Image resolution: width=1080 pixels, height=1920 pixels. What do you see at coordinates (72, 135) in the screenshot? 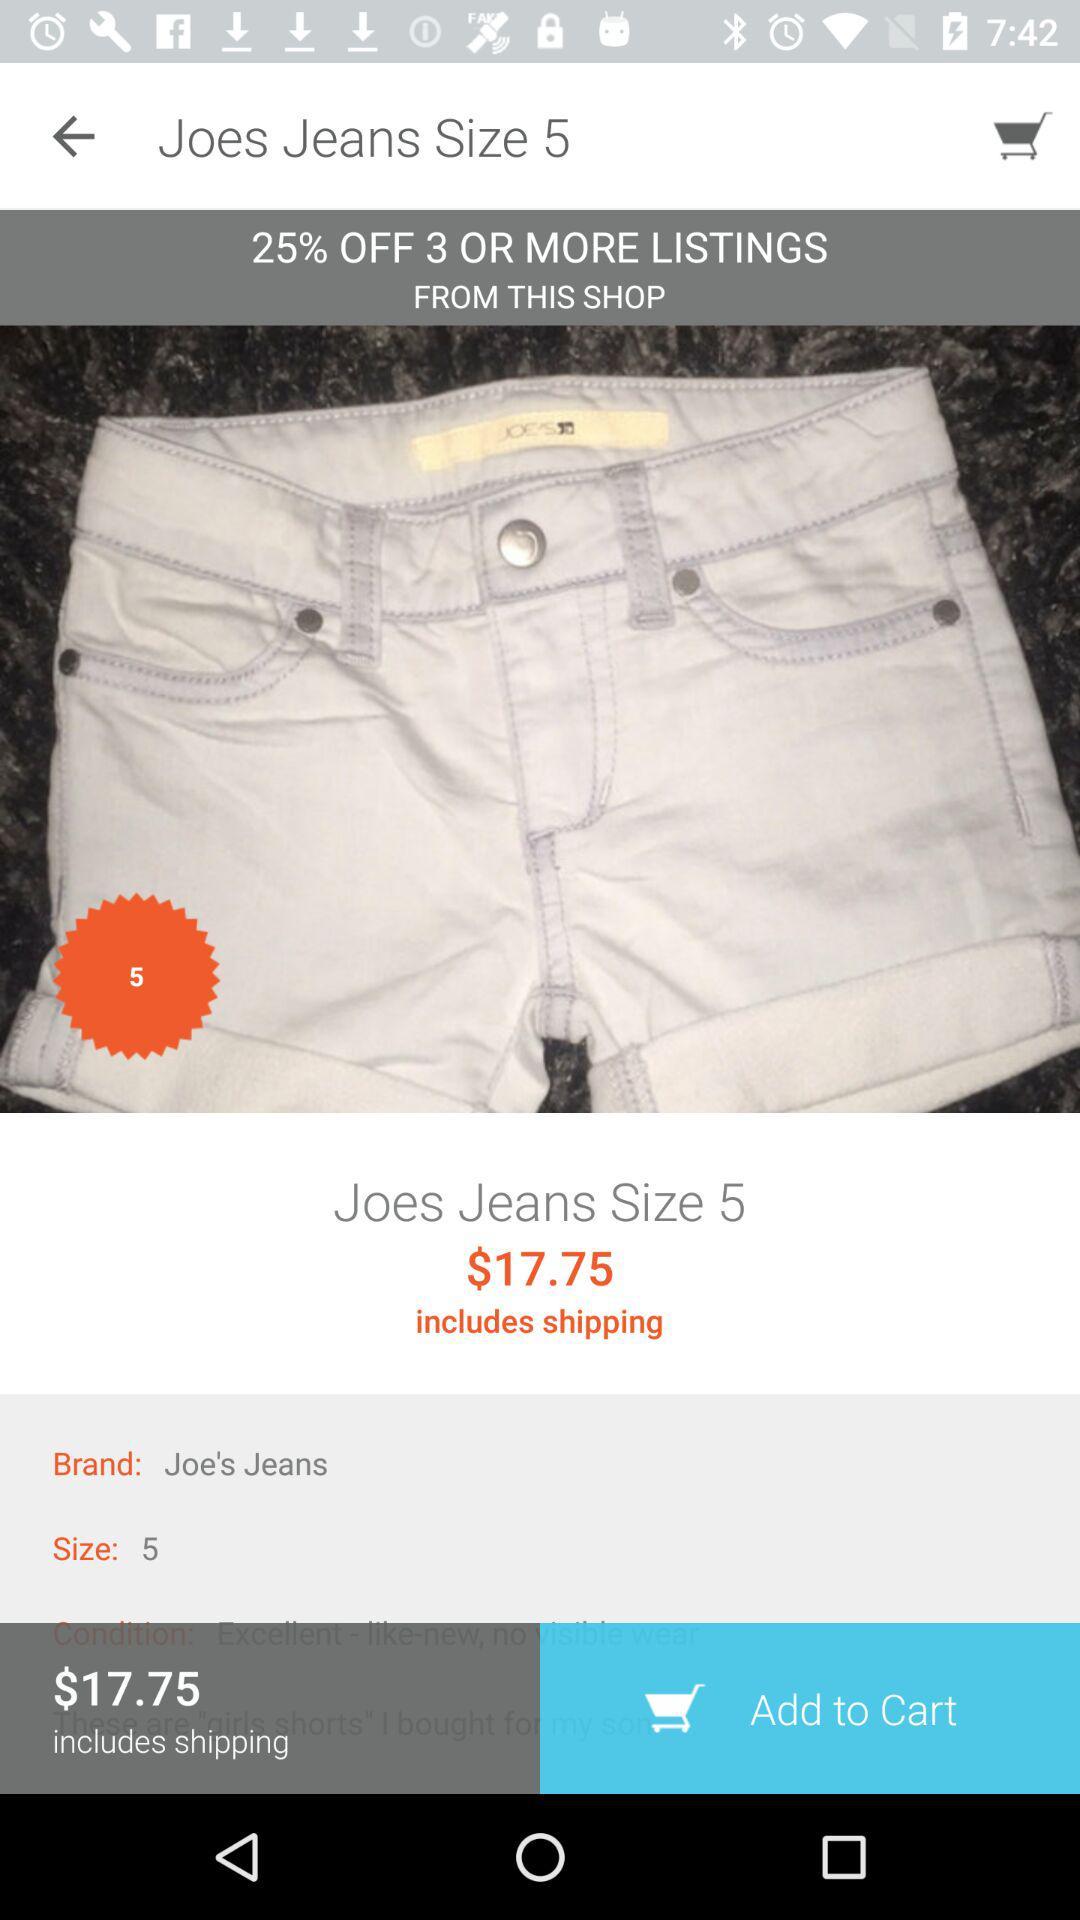
I see `the icon to the left of the joes jeans size icon` at bounding box center [72, 135].